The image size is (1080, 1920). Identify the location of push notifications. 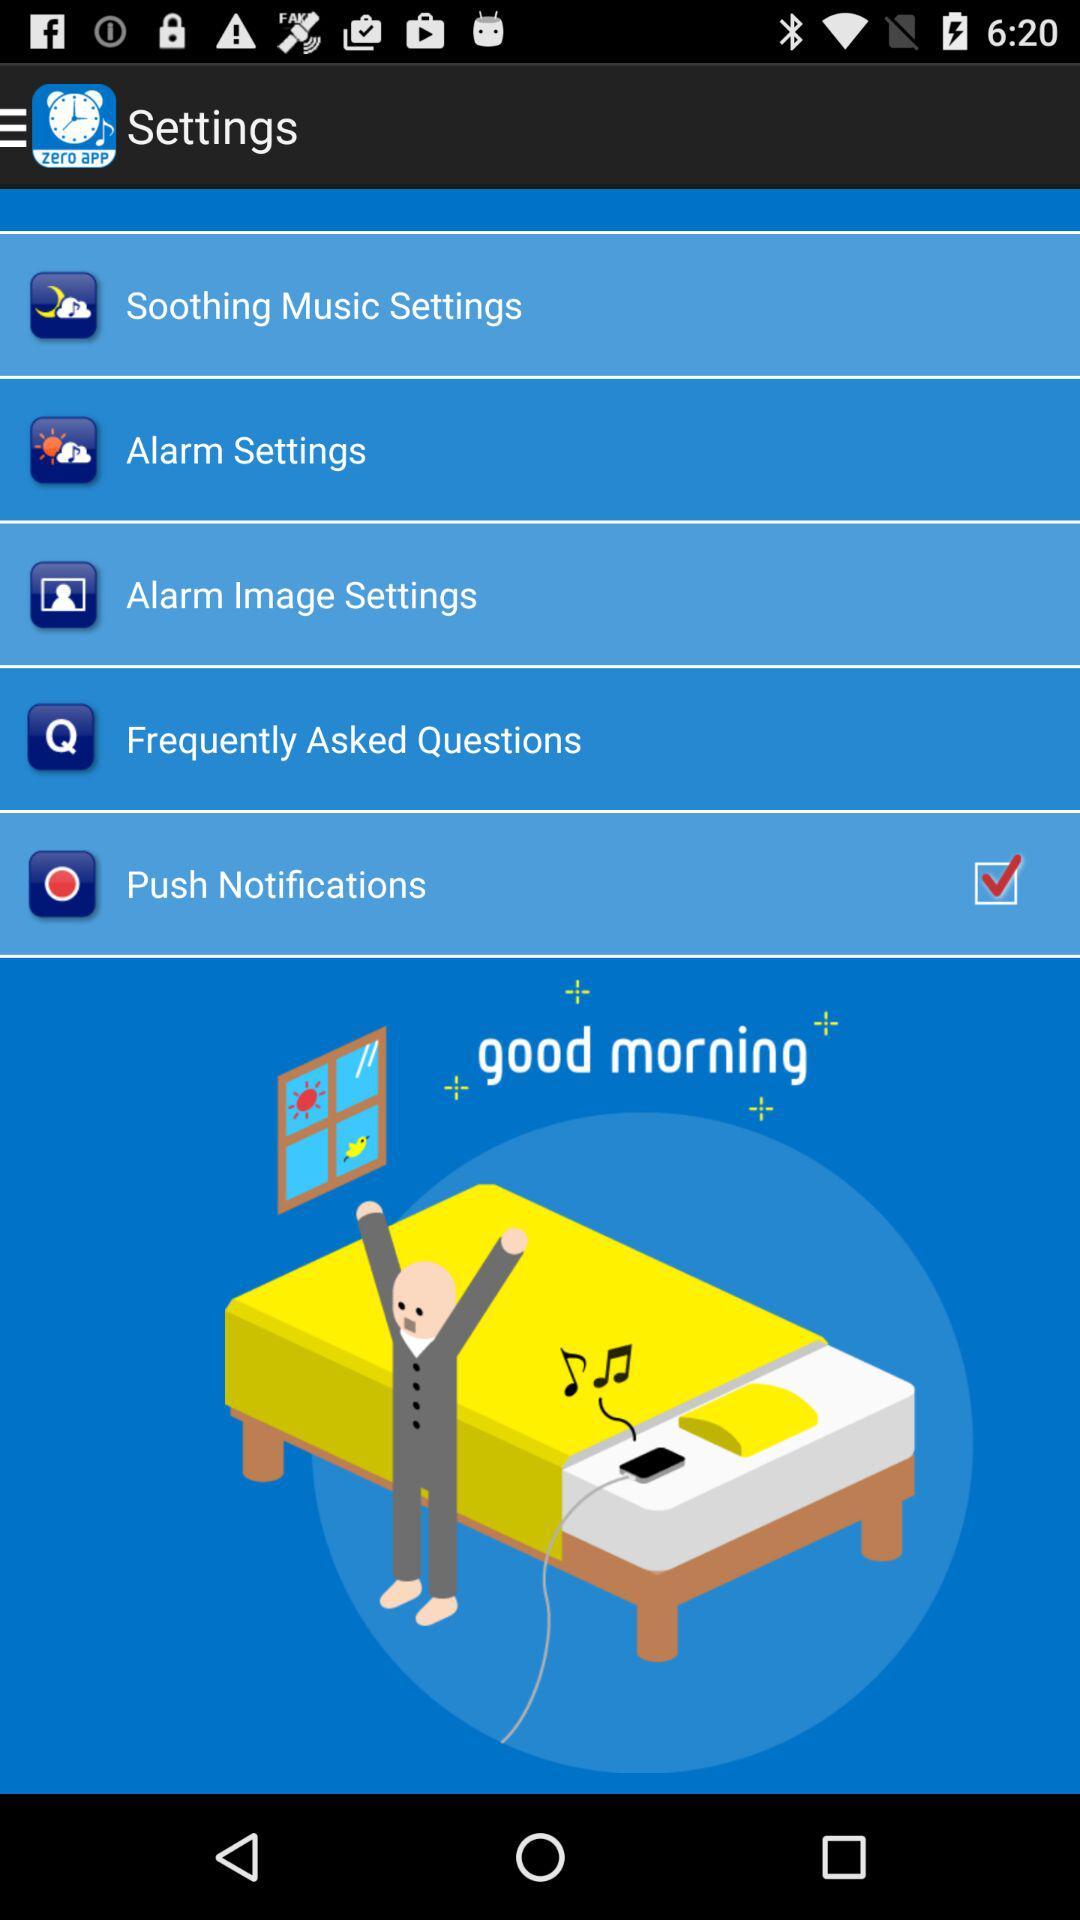
(1017, 882).